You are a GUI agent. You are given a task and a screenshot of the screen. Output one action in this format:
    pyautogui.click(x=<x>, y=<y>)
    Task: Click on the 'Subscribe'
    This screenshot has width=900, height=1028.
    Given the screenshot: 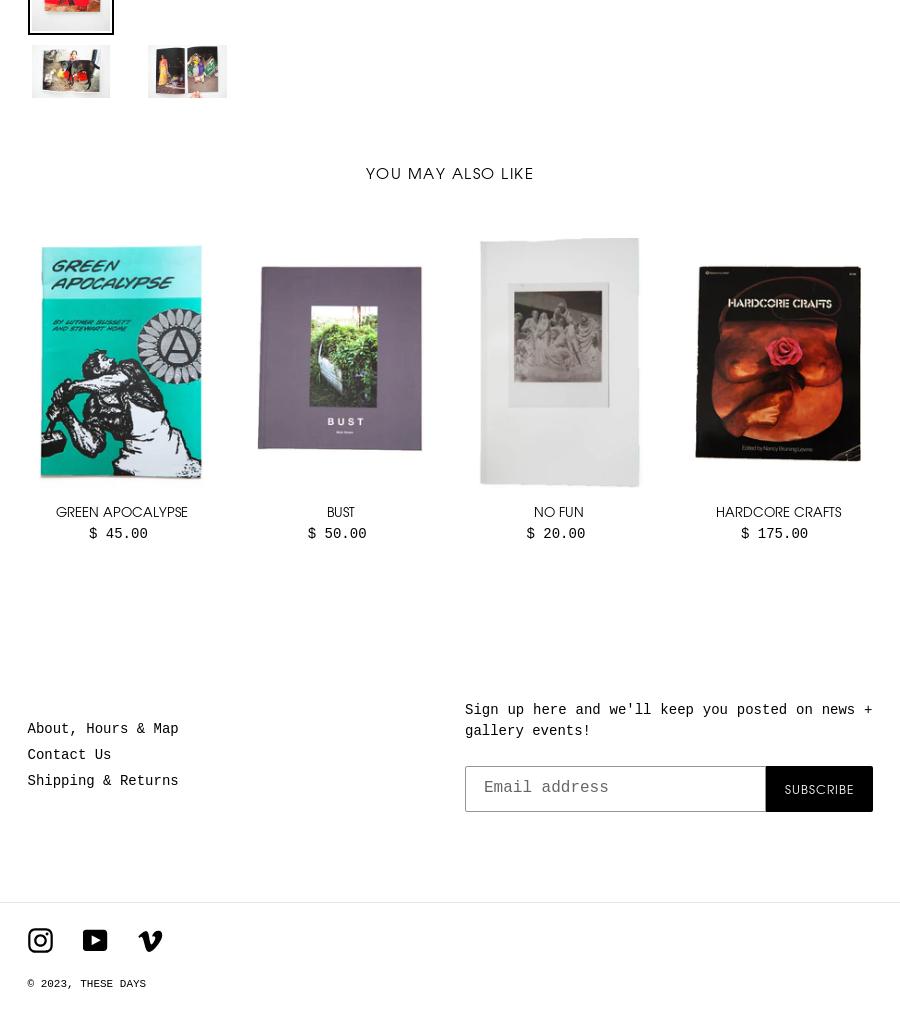 What is the action you would take?
    pyautogui.click(x=818, y=787)
    